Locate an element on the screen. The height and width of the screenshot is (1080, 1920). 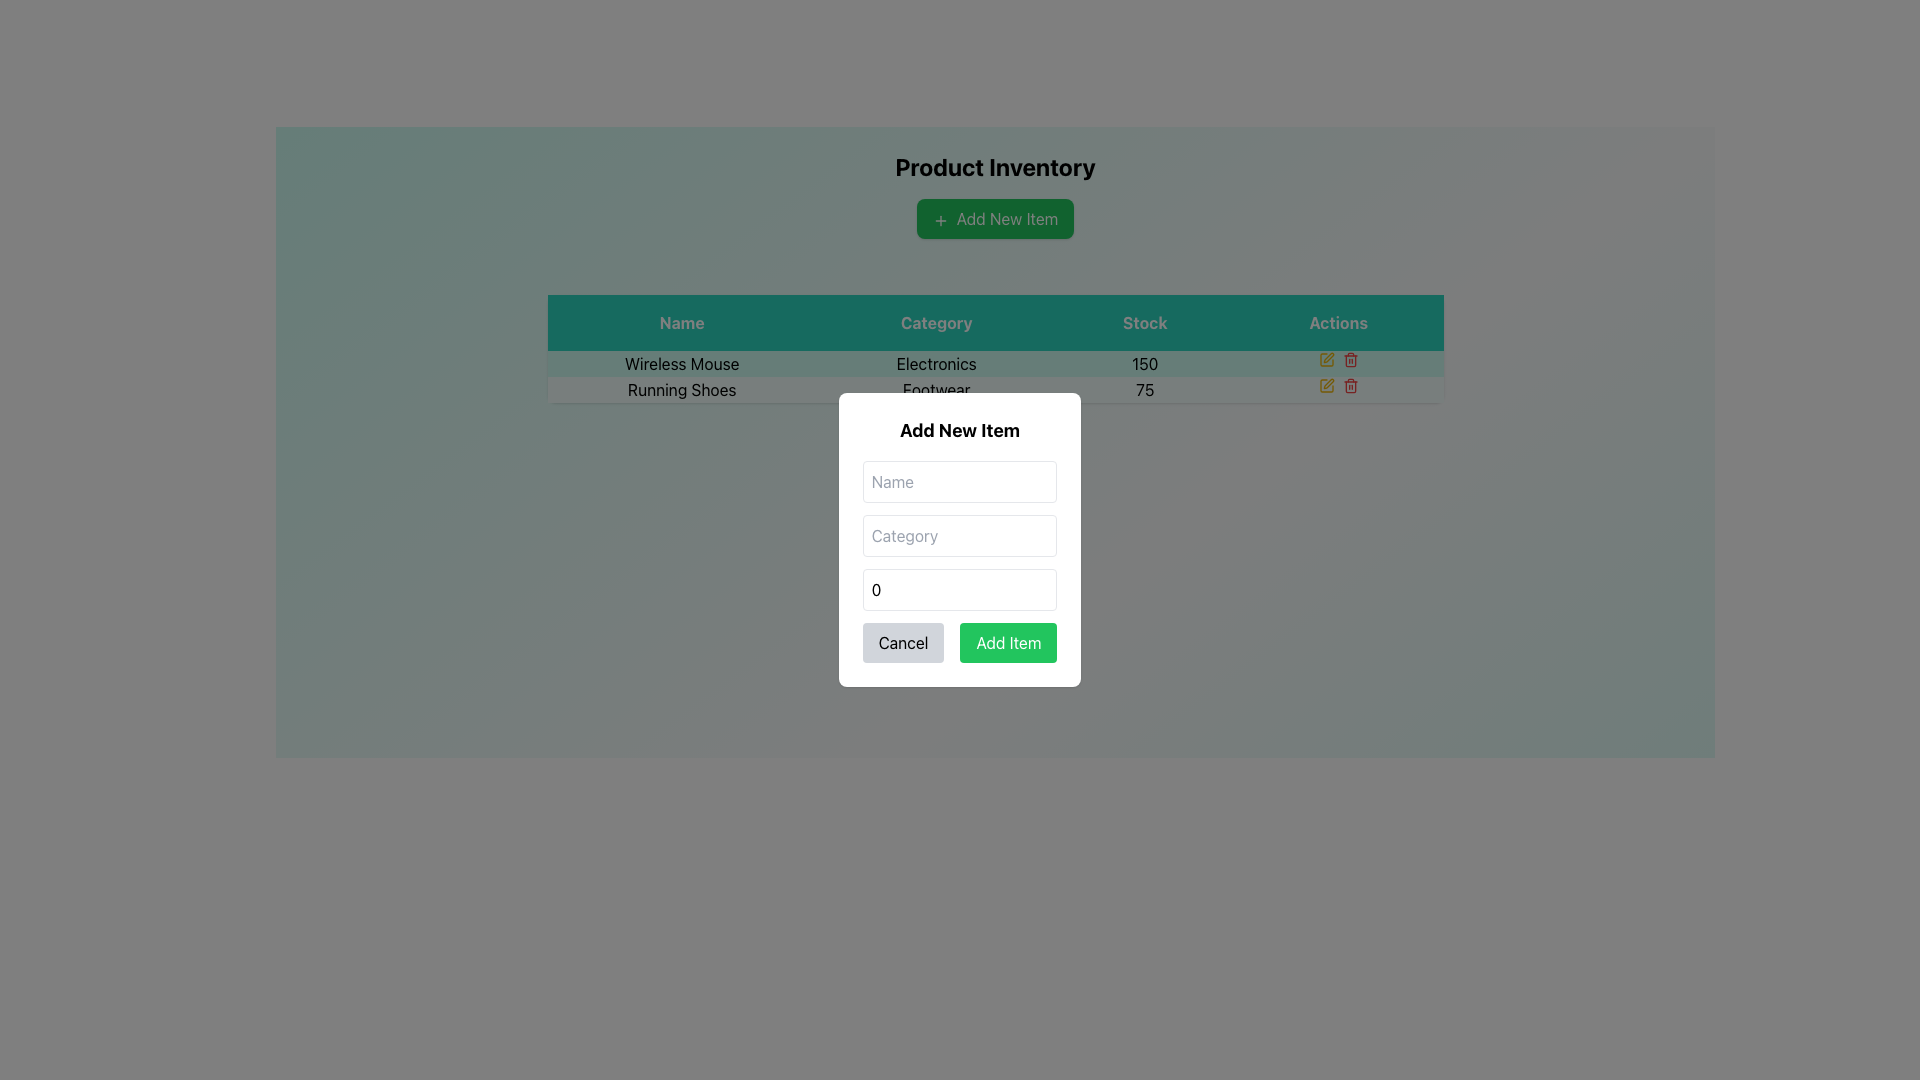
the Interactive icon located in the 'Actions' column of the second row of the table is located at coordinates (1350, 358).